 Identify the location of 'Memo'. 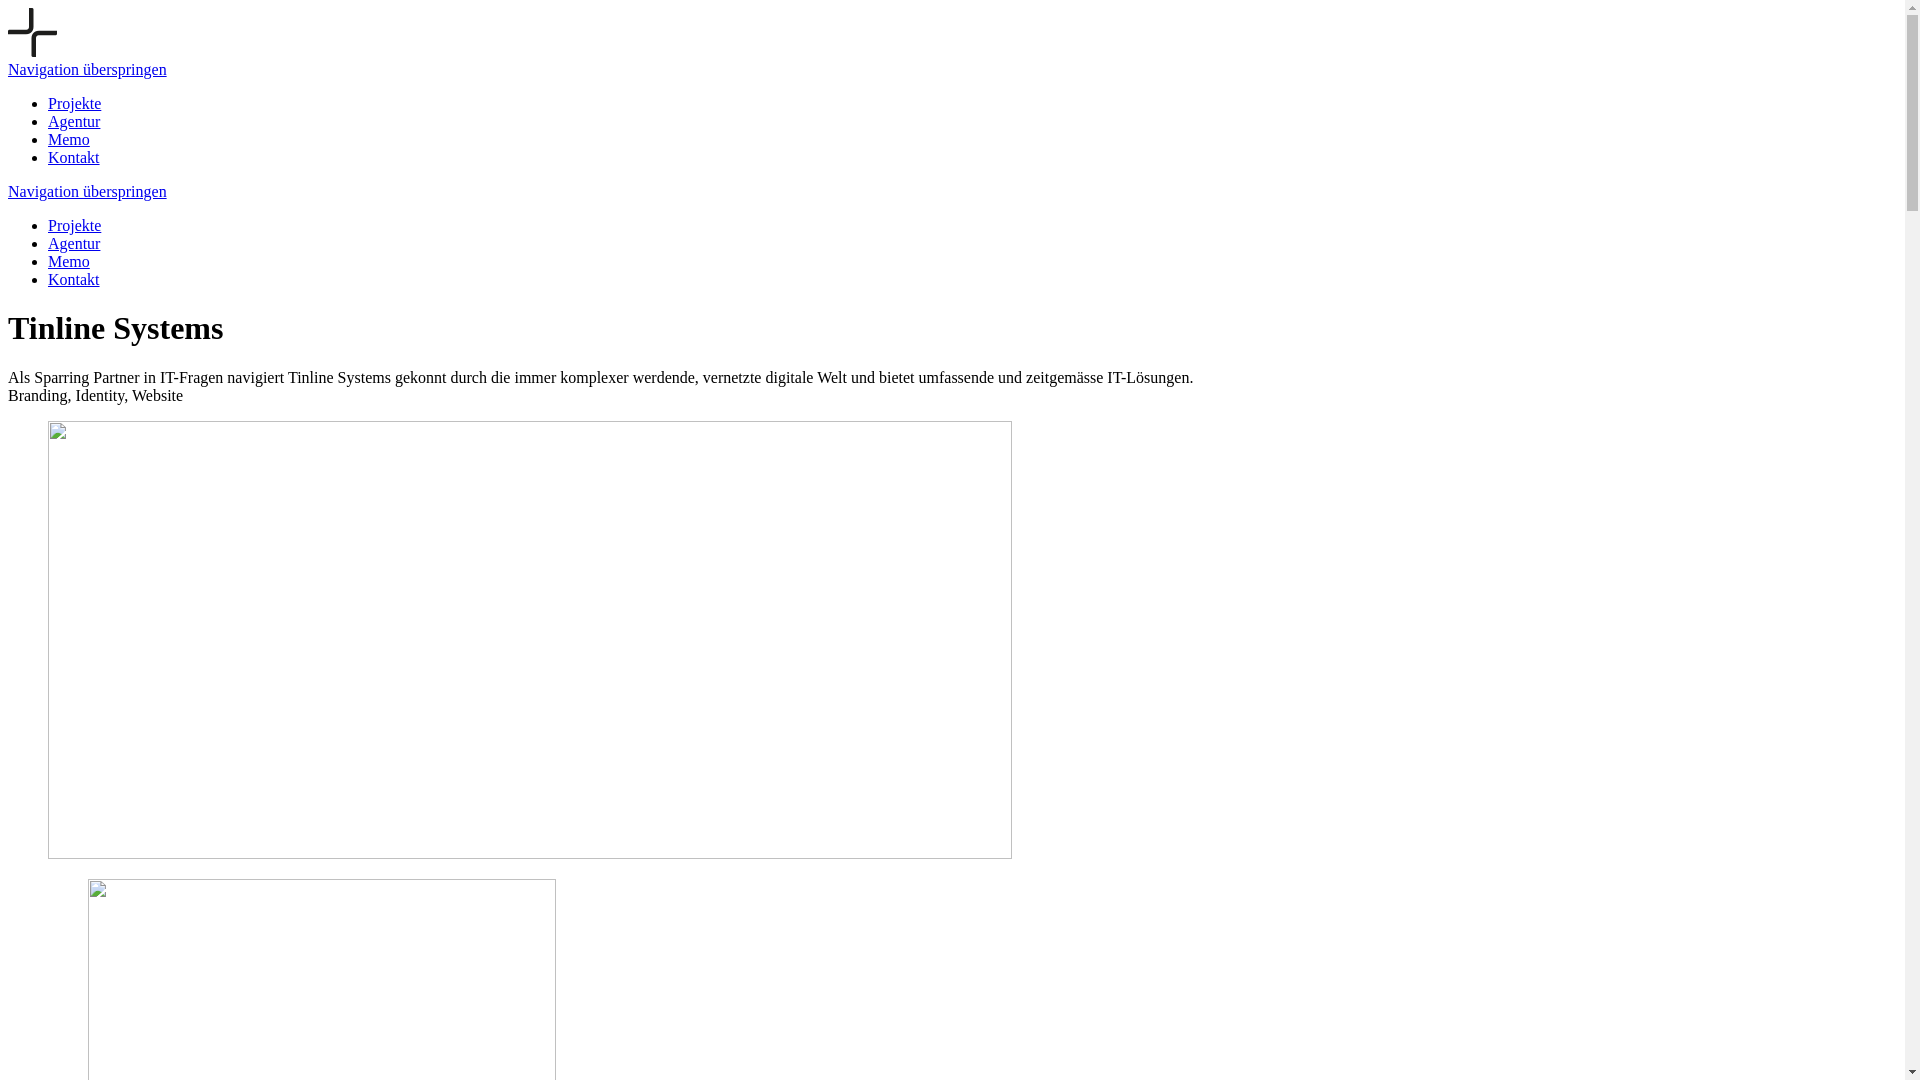
(68, 260).